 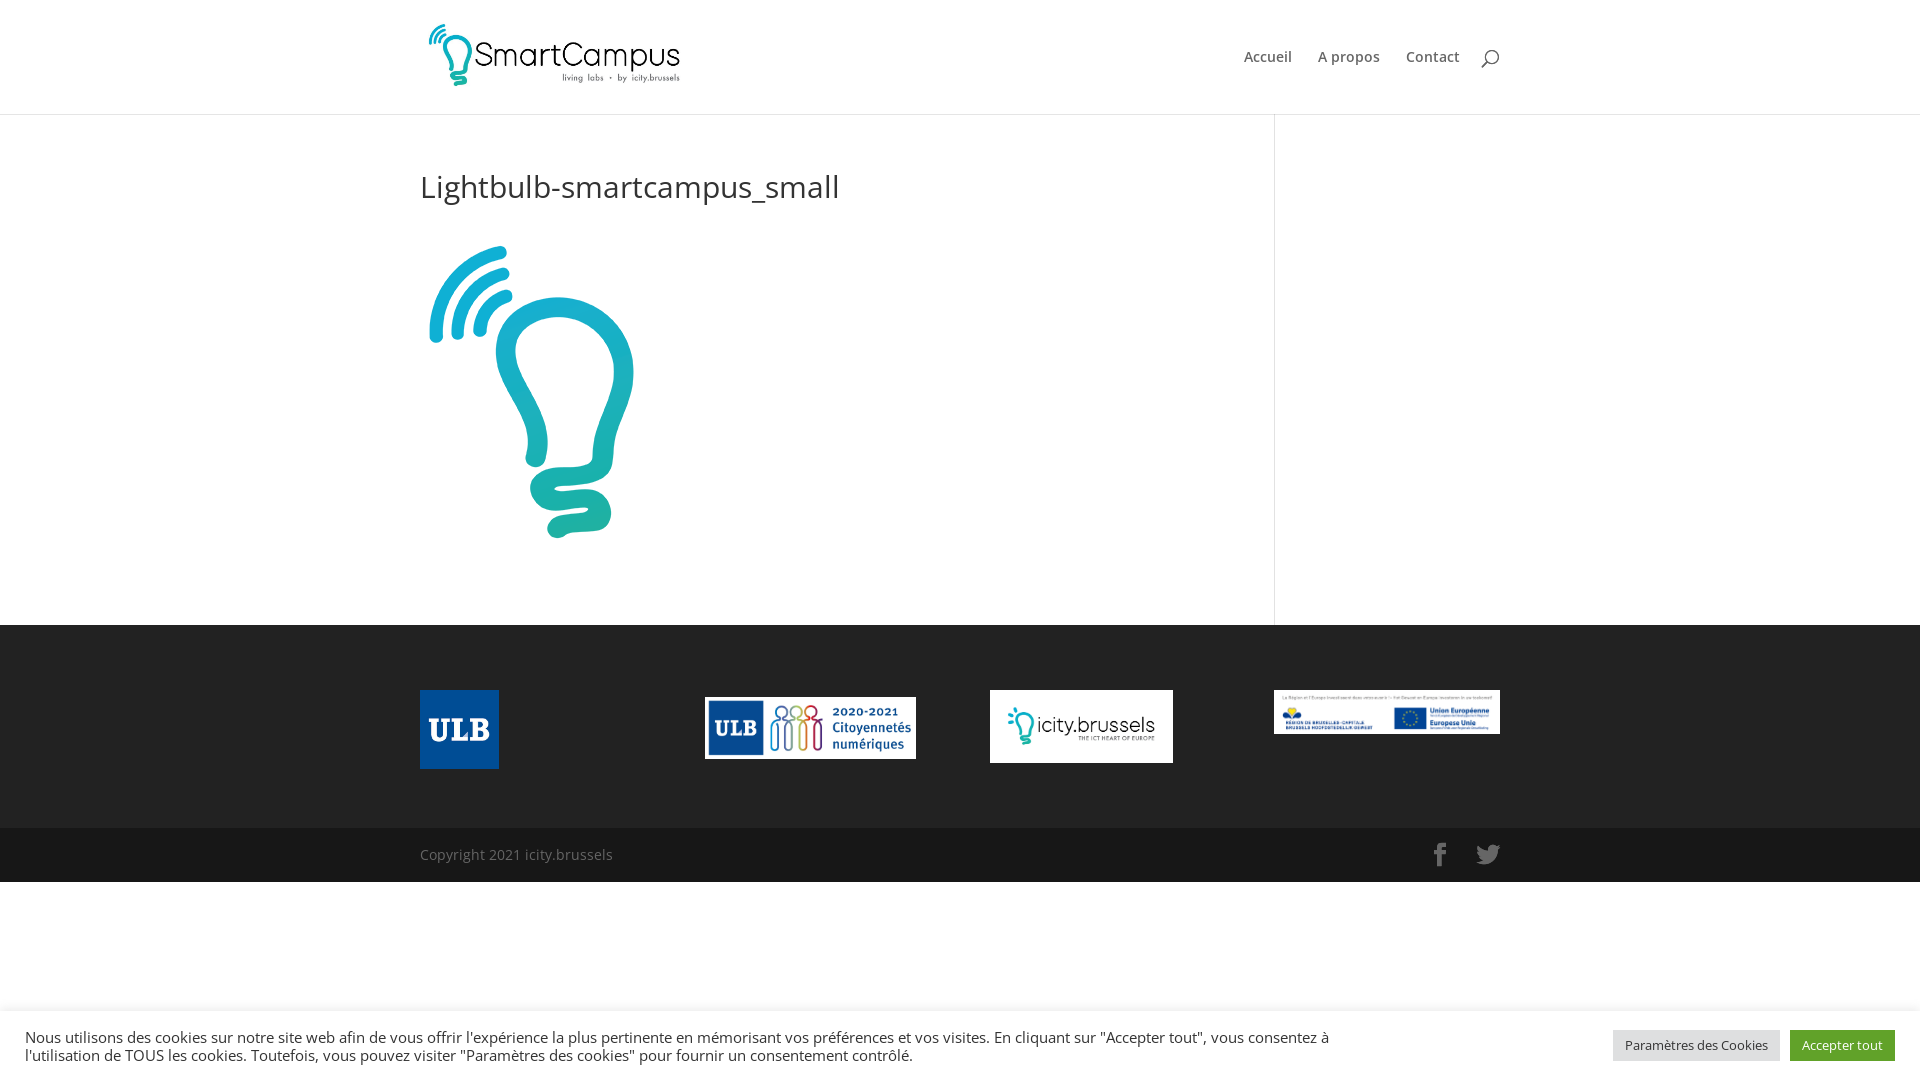 I want to click on 'Accueil', so click(x=1266, y=80).